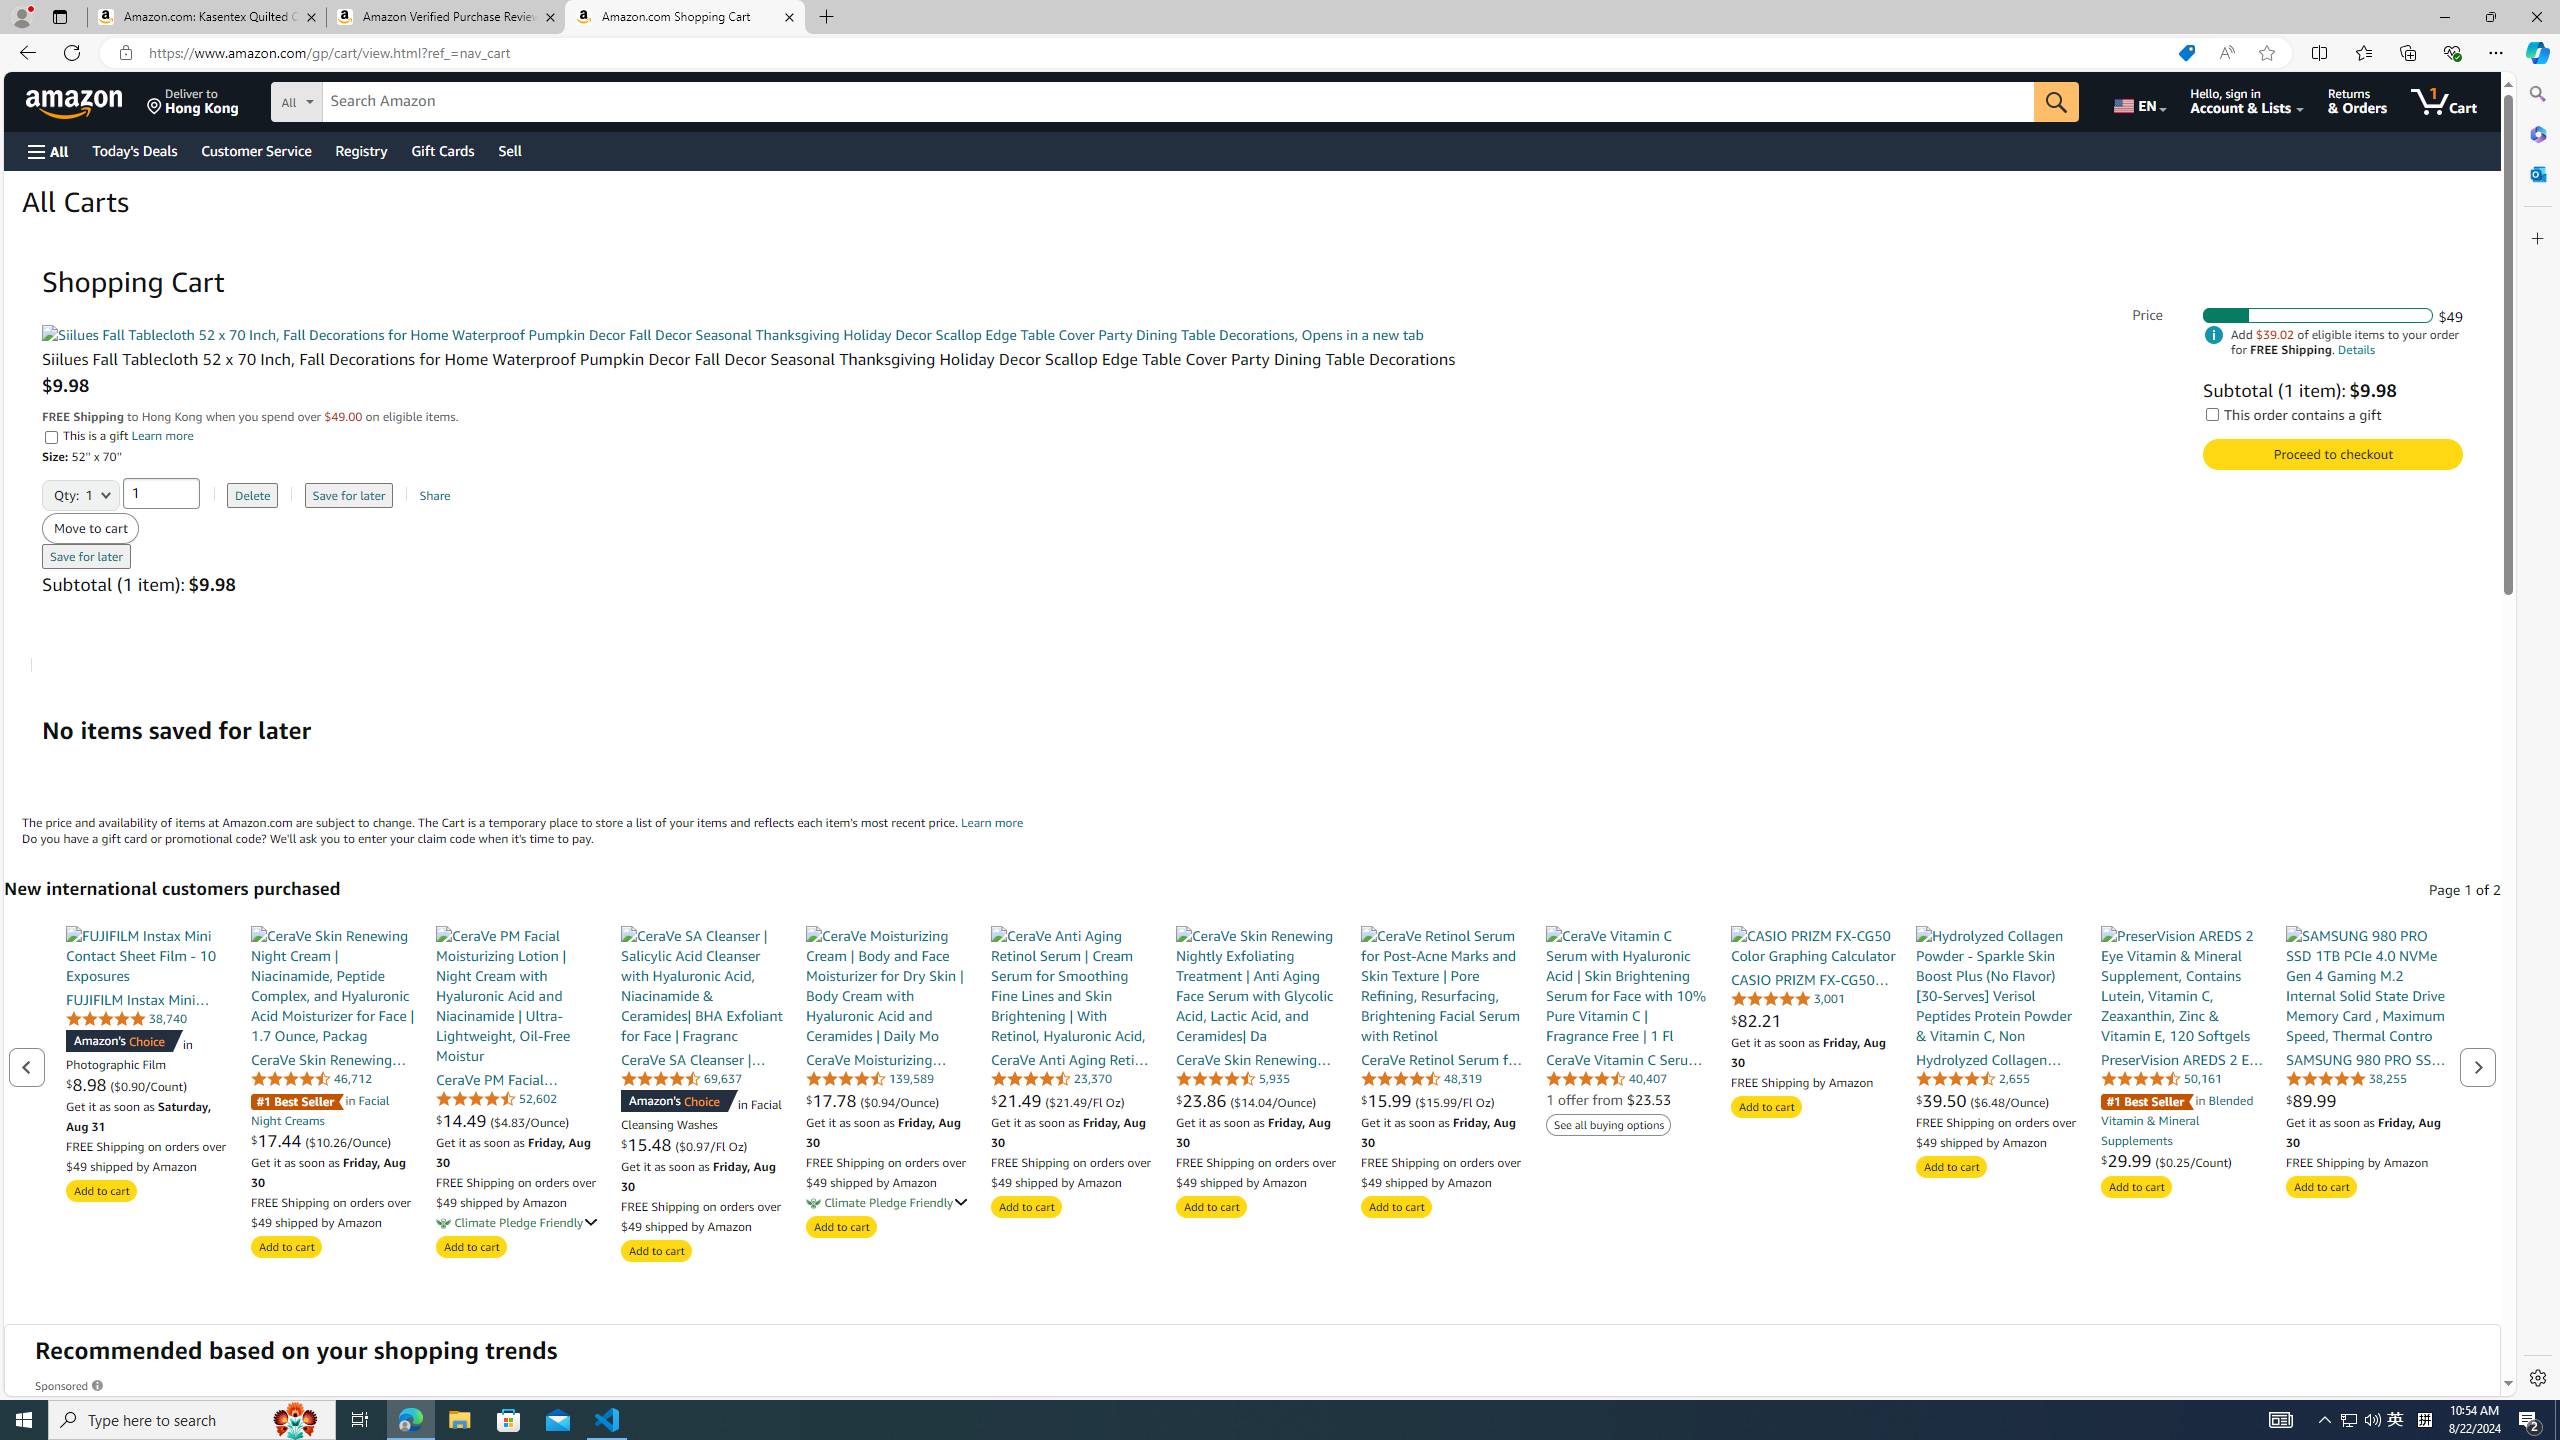  Describe the element at coordinates (359, 150) in the screenshot. I see `'Registry'` at that location.